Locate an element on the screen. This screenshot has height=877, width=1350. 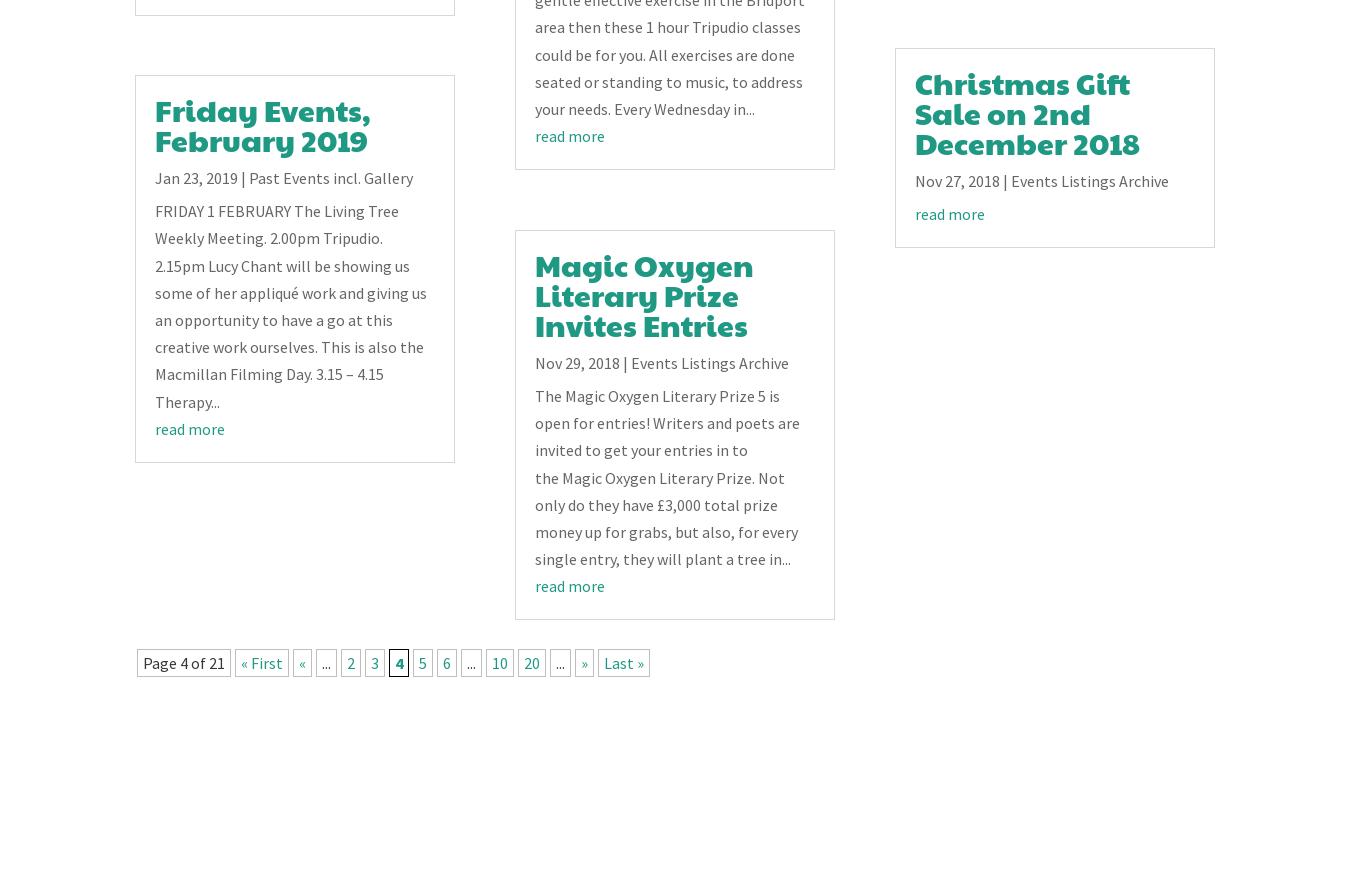
'6' is located at coordinates (446, 663).